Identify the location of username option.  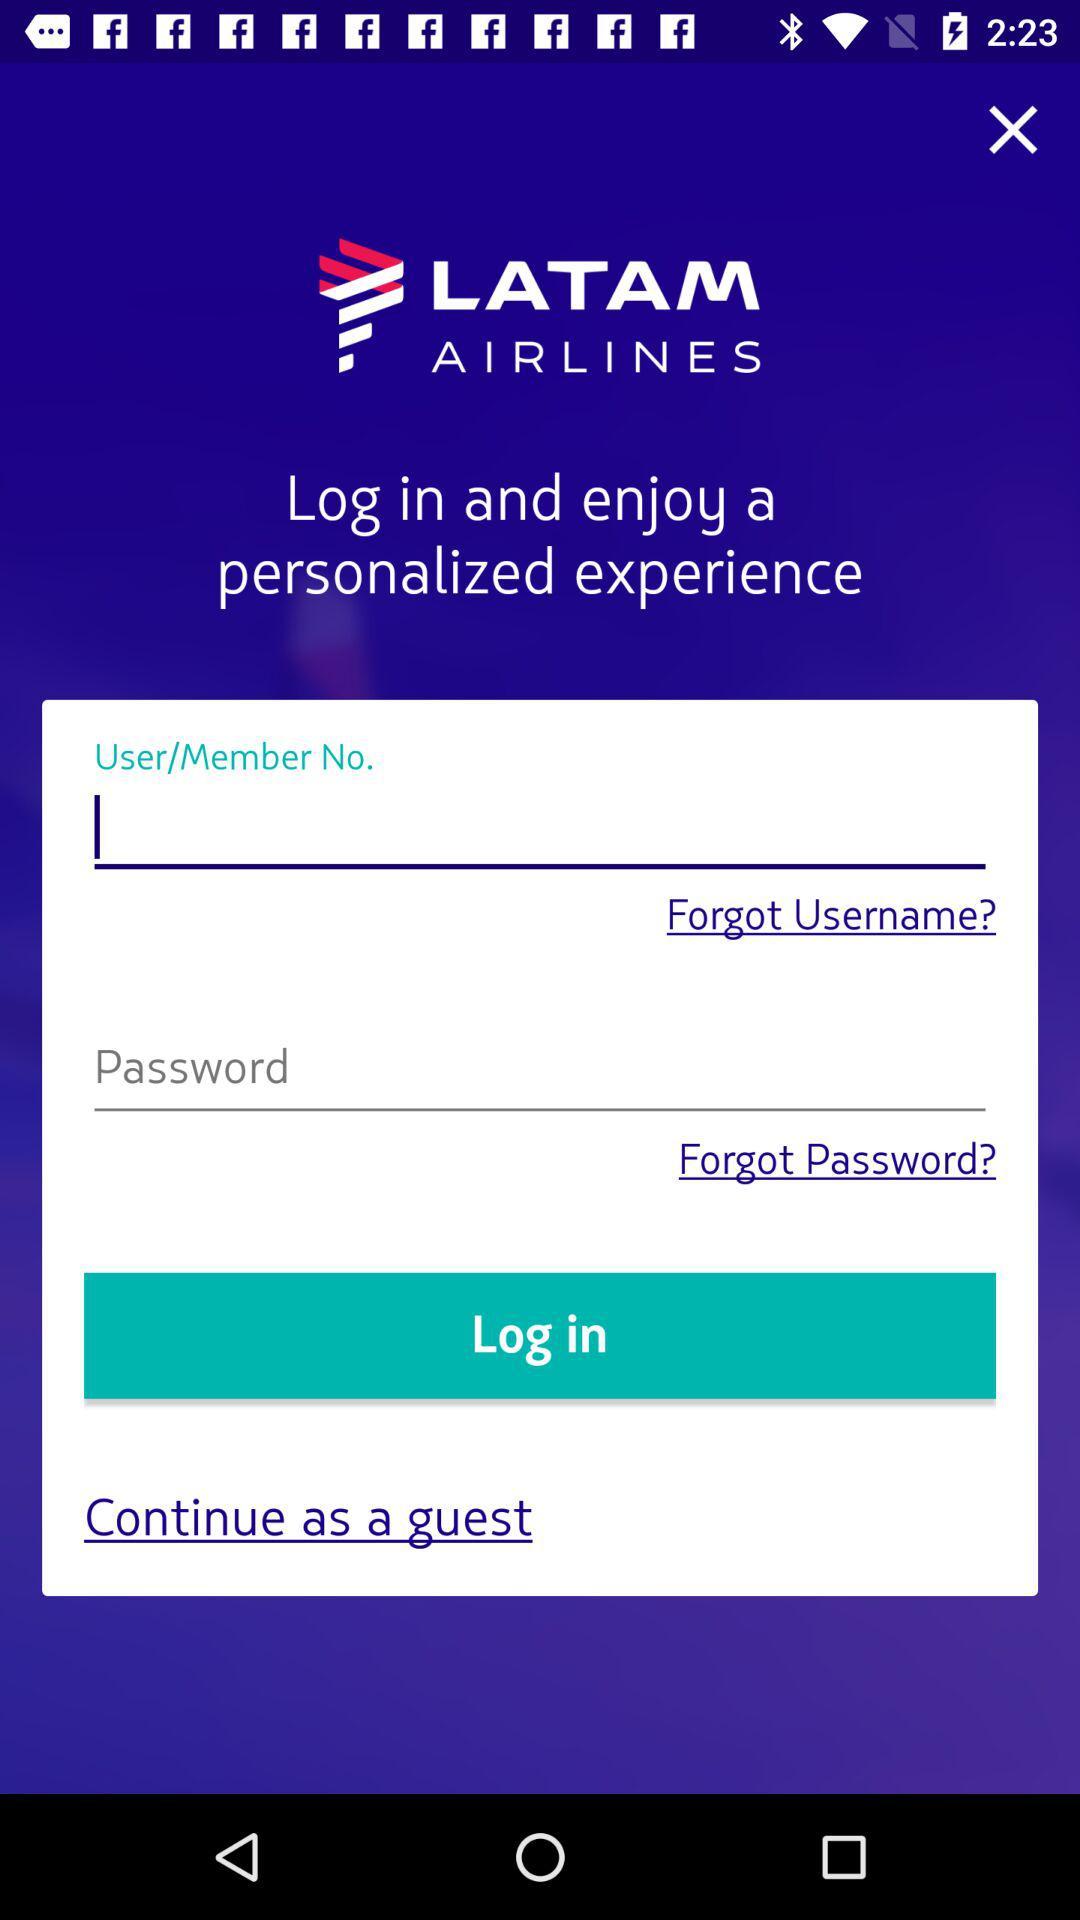
(540, 828).